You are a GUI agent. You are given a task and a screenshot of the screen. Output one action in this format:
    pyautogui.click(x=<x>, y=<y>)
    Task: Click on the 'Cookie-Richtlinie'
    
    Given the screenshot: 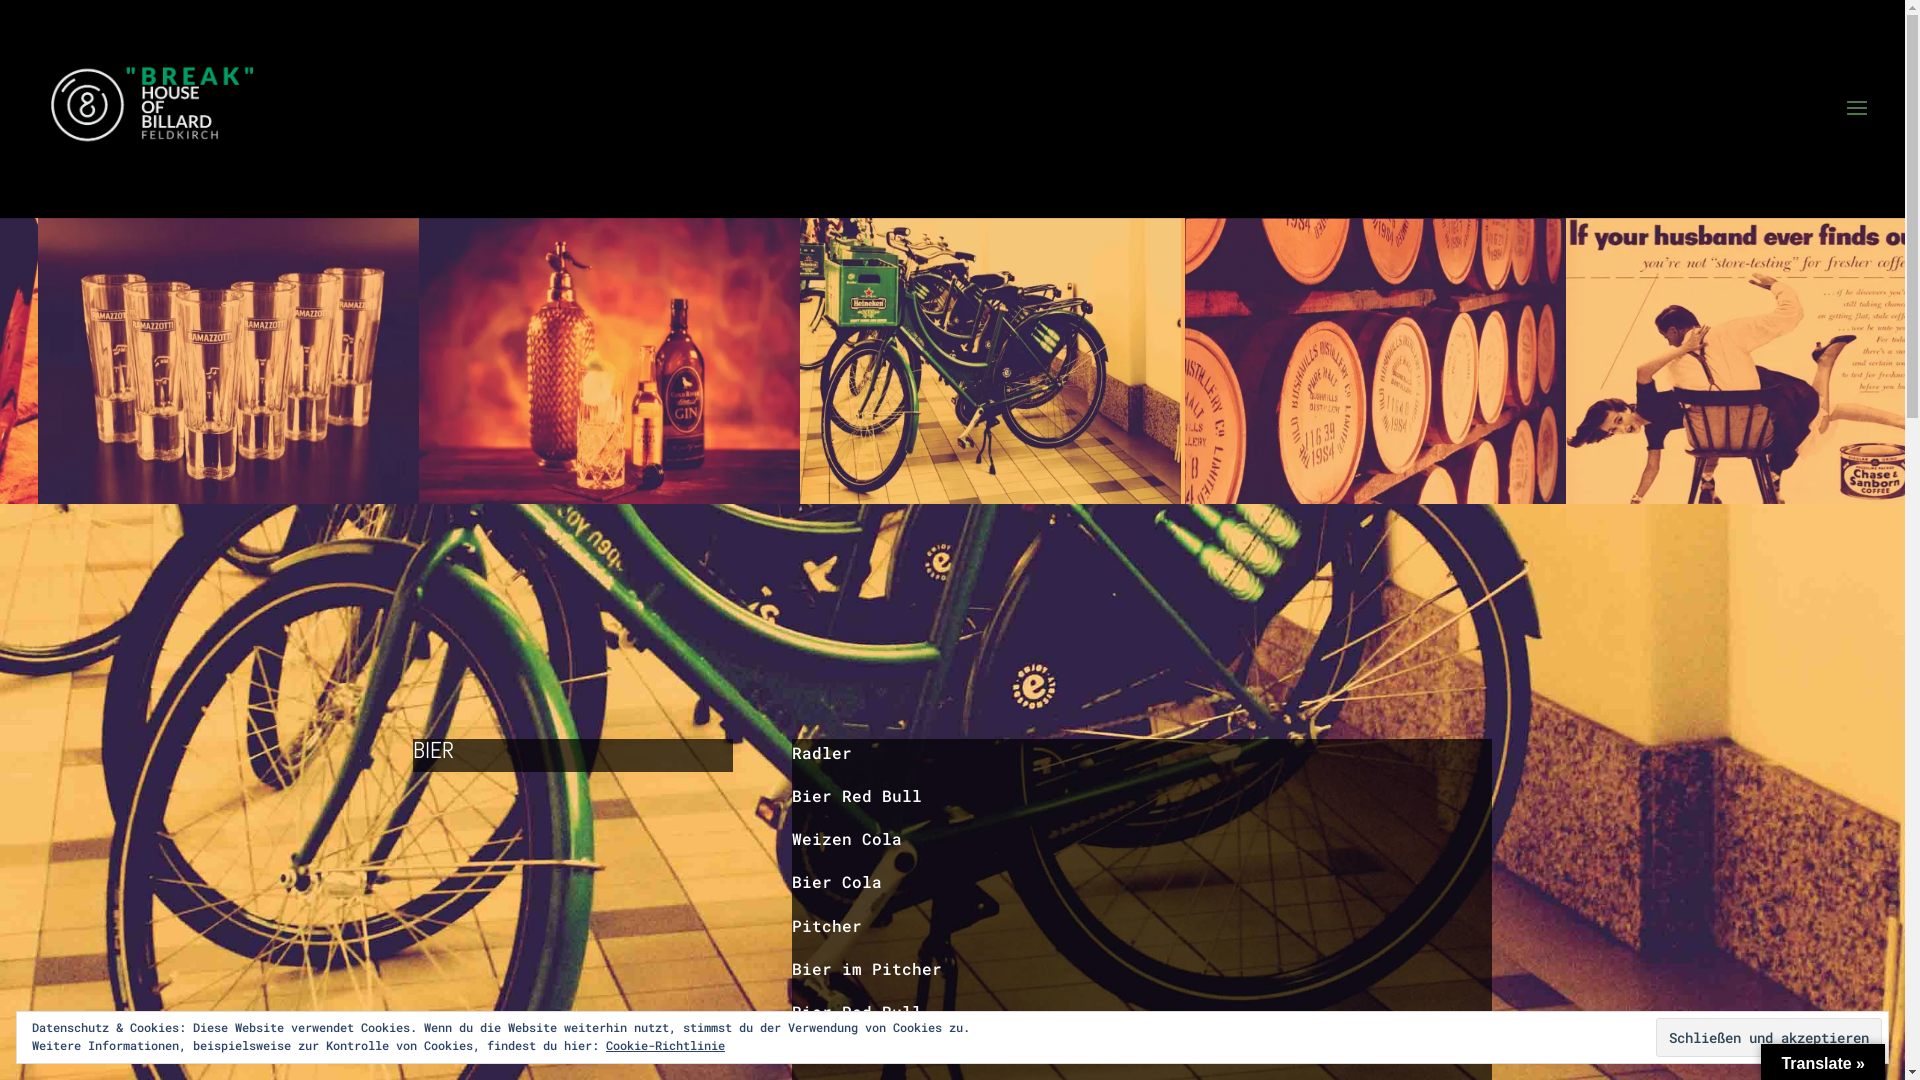 What is the action you would take?
    pyautogui.click(x=604, y=1044)
    